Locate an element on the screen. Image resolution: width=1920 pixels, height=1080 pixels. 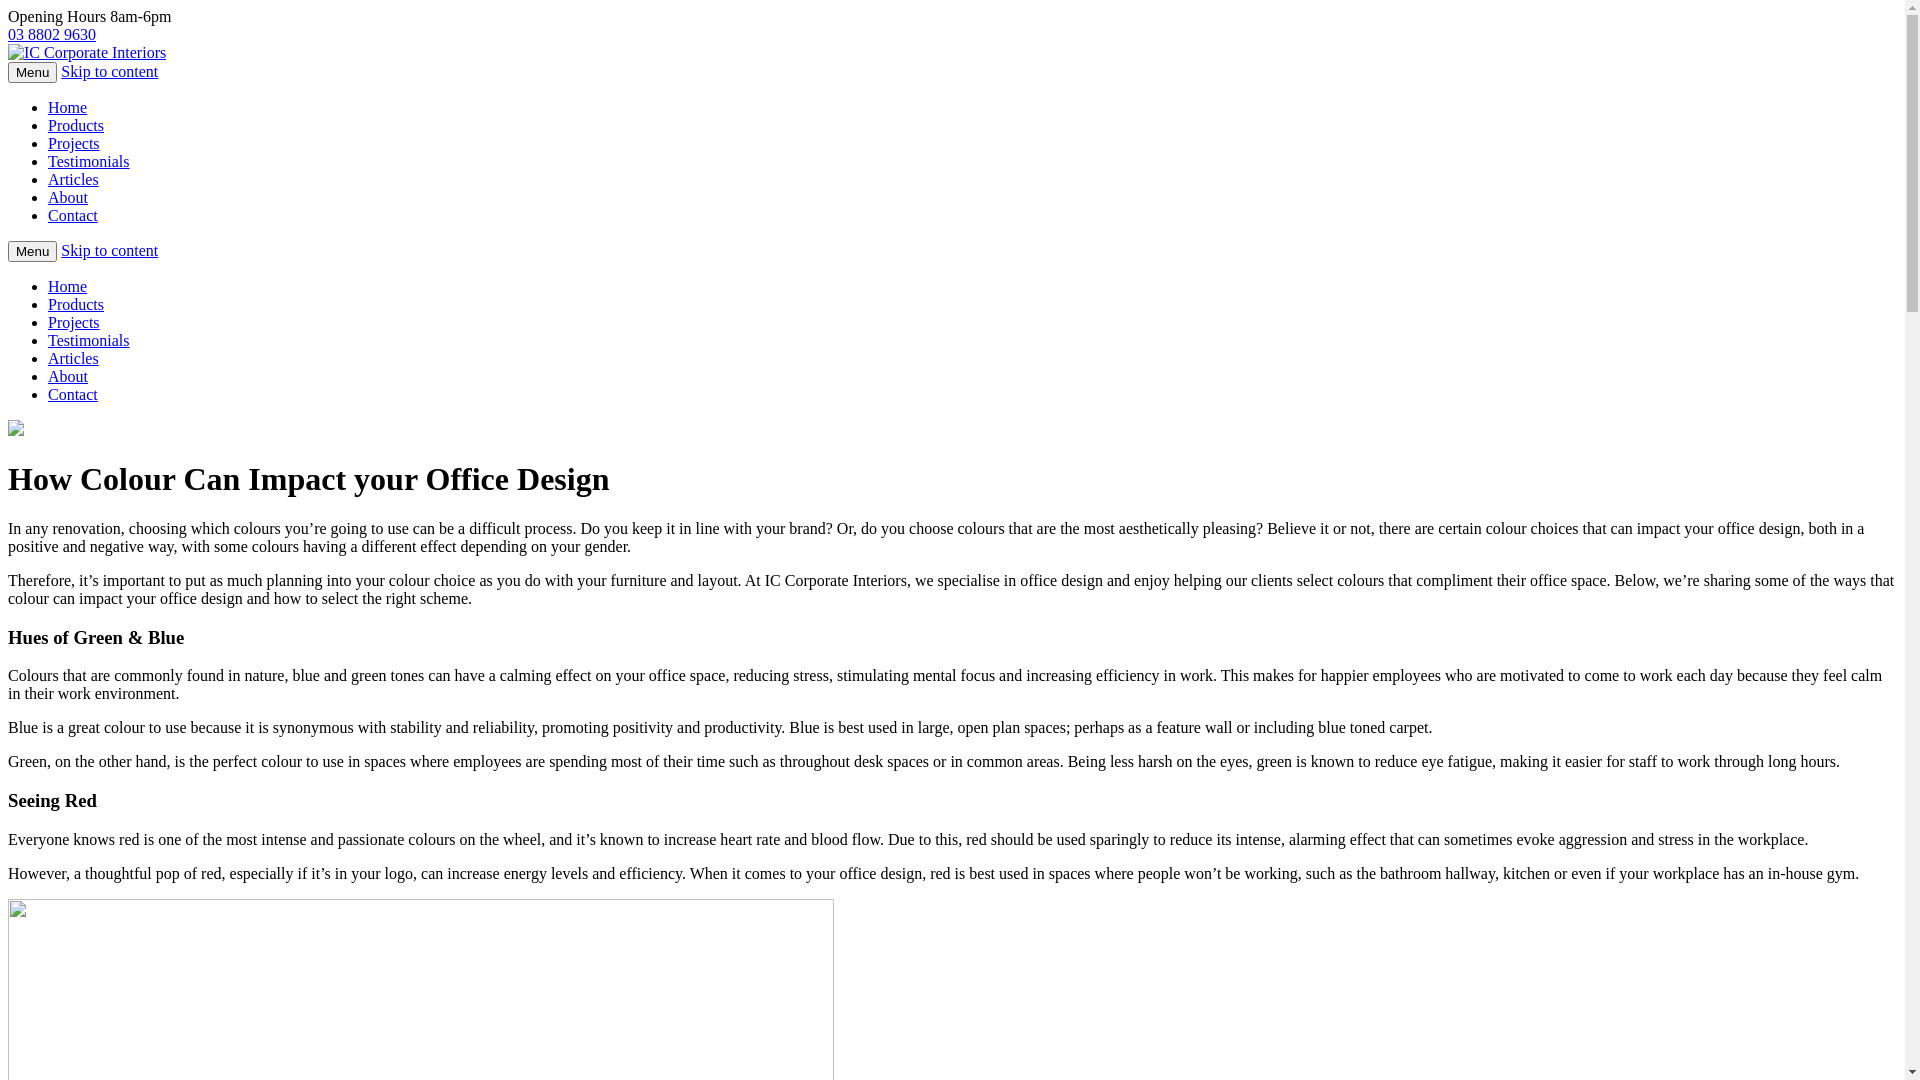
'Home' is located at coordinates (48, 286).